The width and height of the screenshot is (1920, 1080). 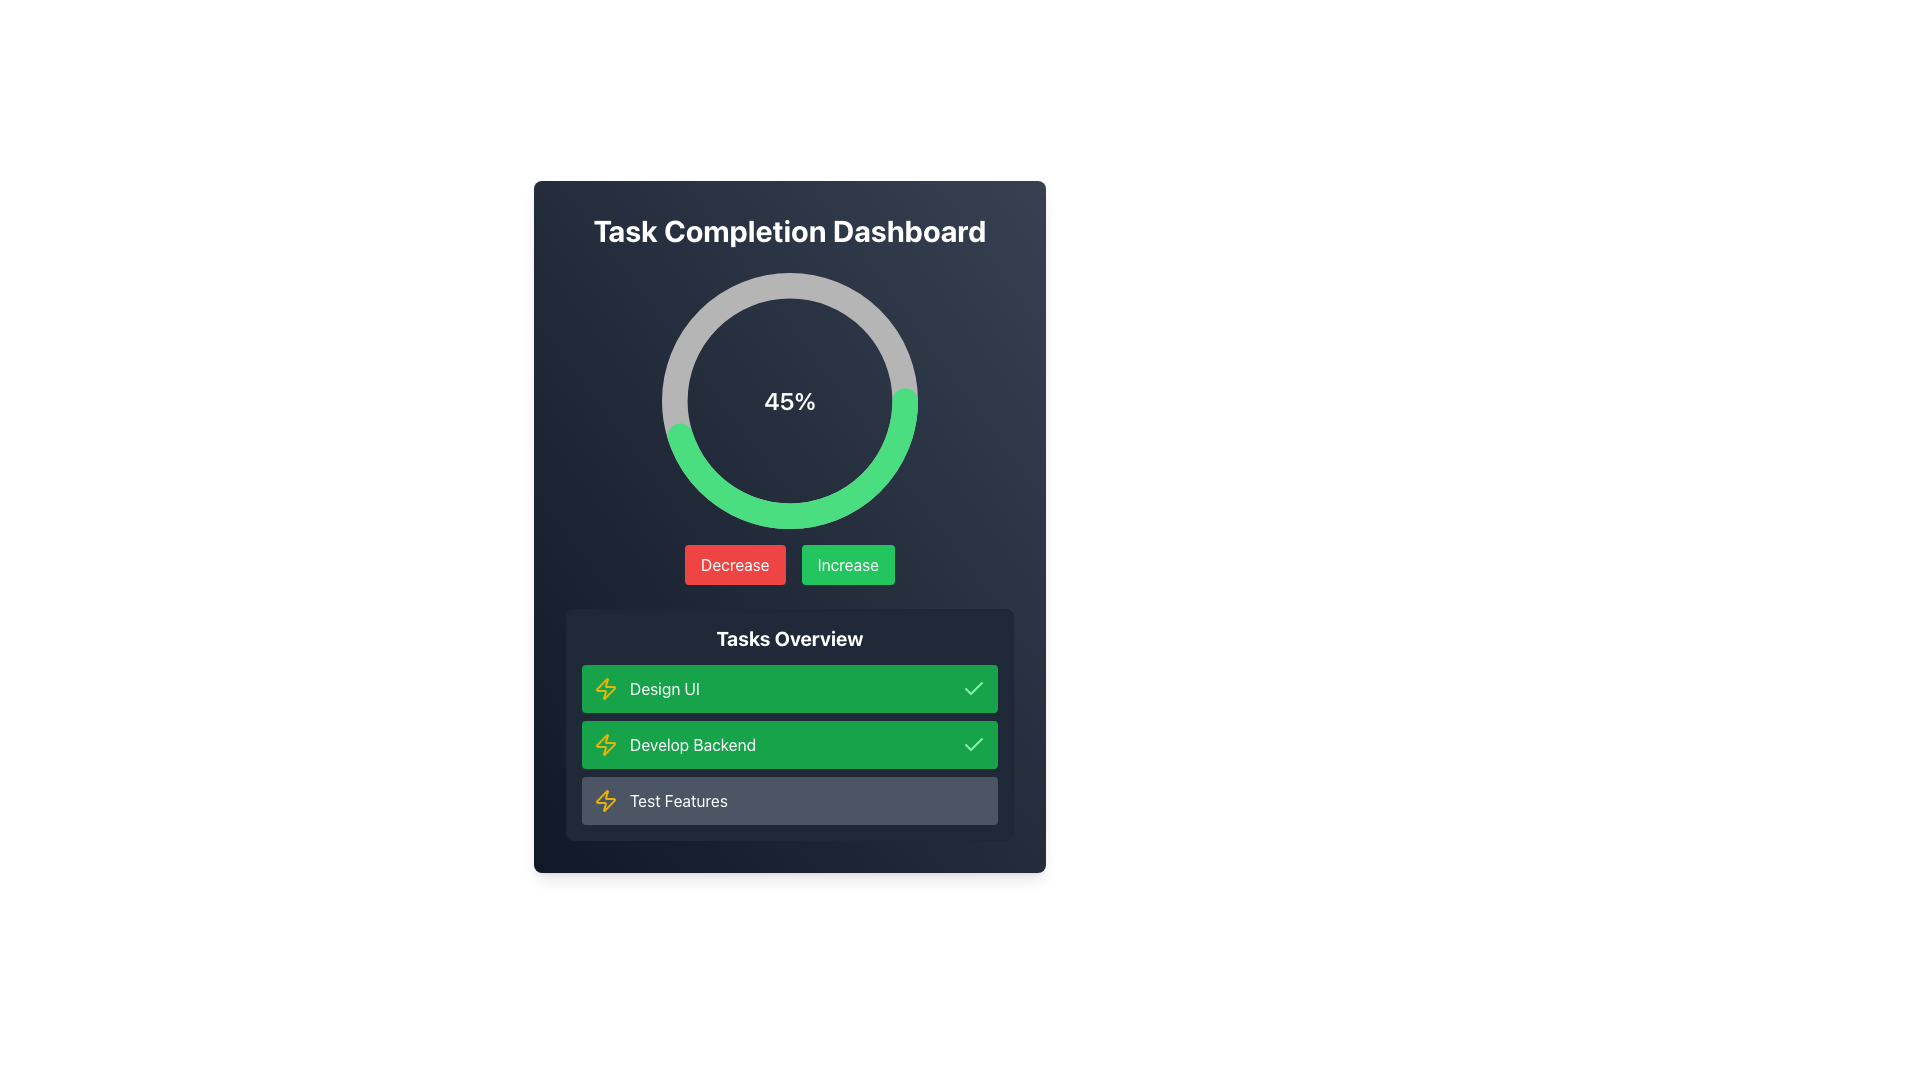 I want to click on the first icon on the left for the task 'Design UI' in the 'Tasks Overview' section of the dashboard, so click(x=604, y=688).